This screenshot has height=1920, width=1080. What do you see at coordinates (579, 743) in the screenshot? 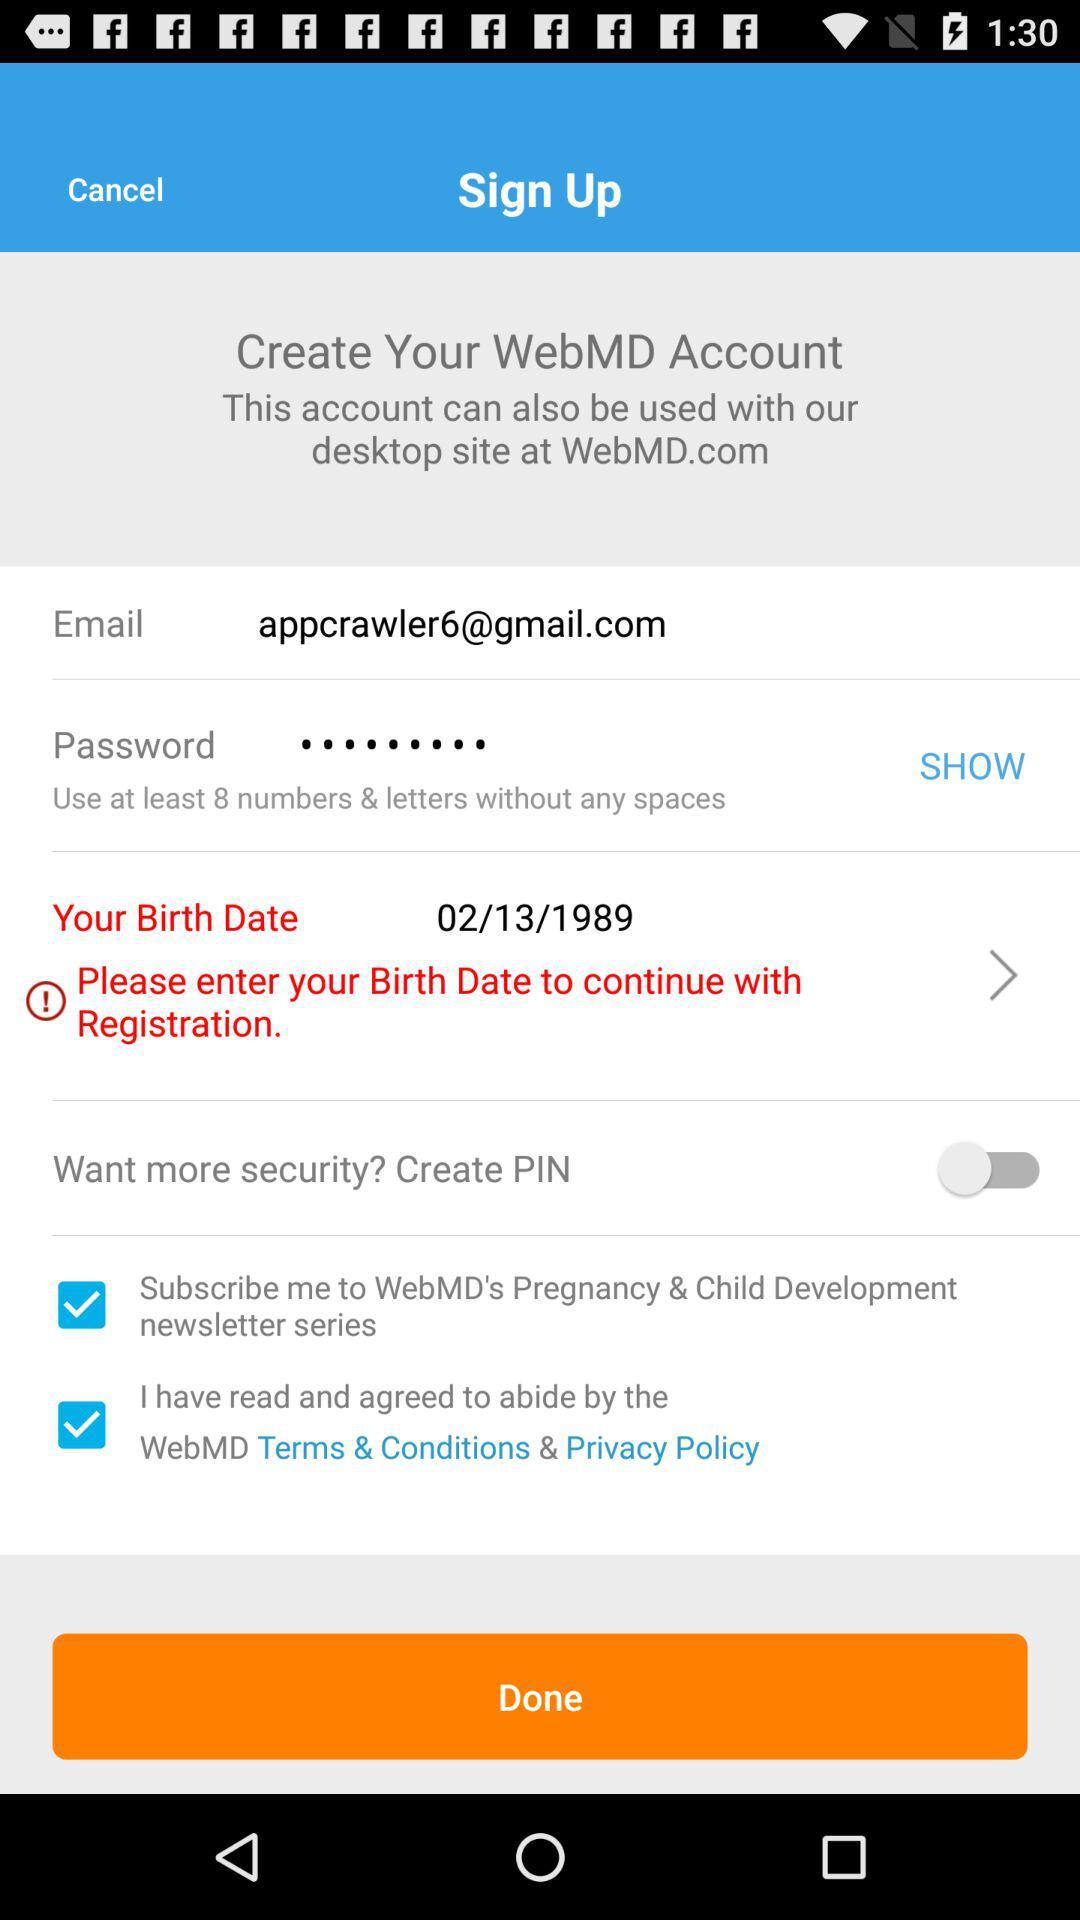
I see `crowd3116` at bounding box center [579, 743].